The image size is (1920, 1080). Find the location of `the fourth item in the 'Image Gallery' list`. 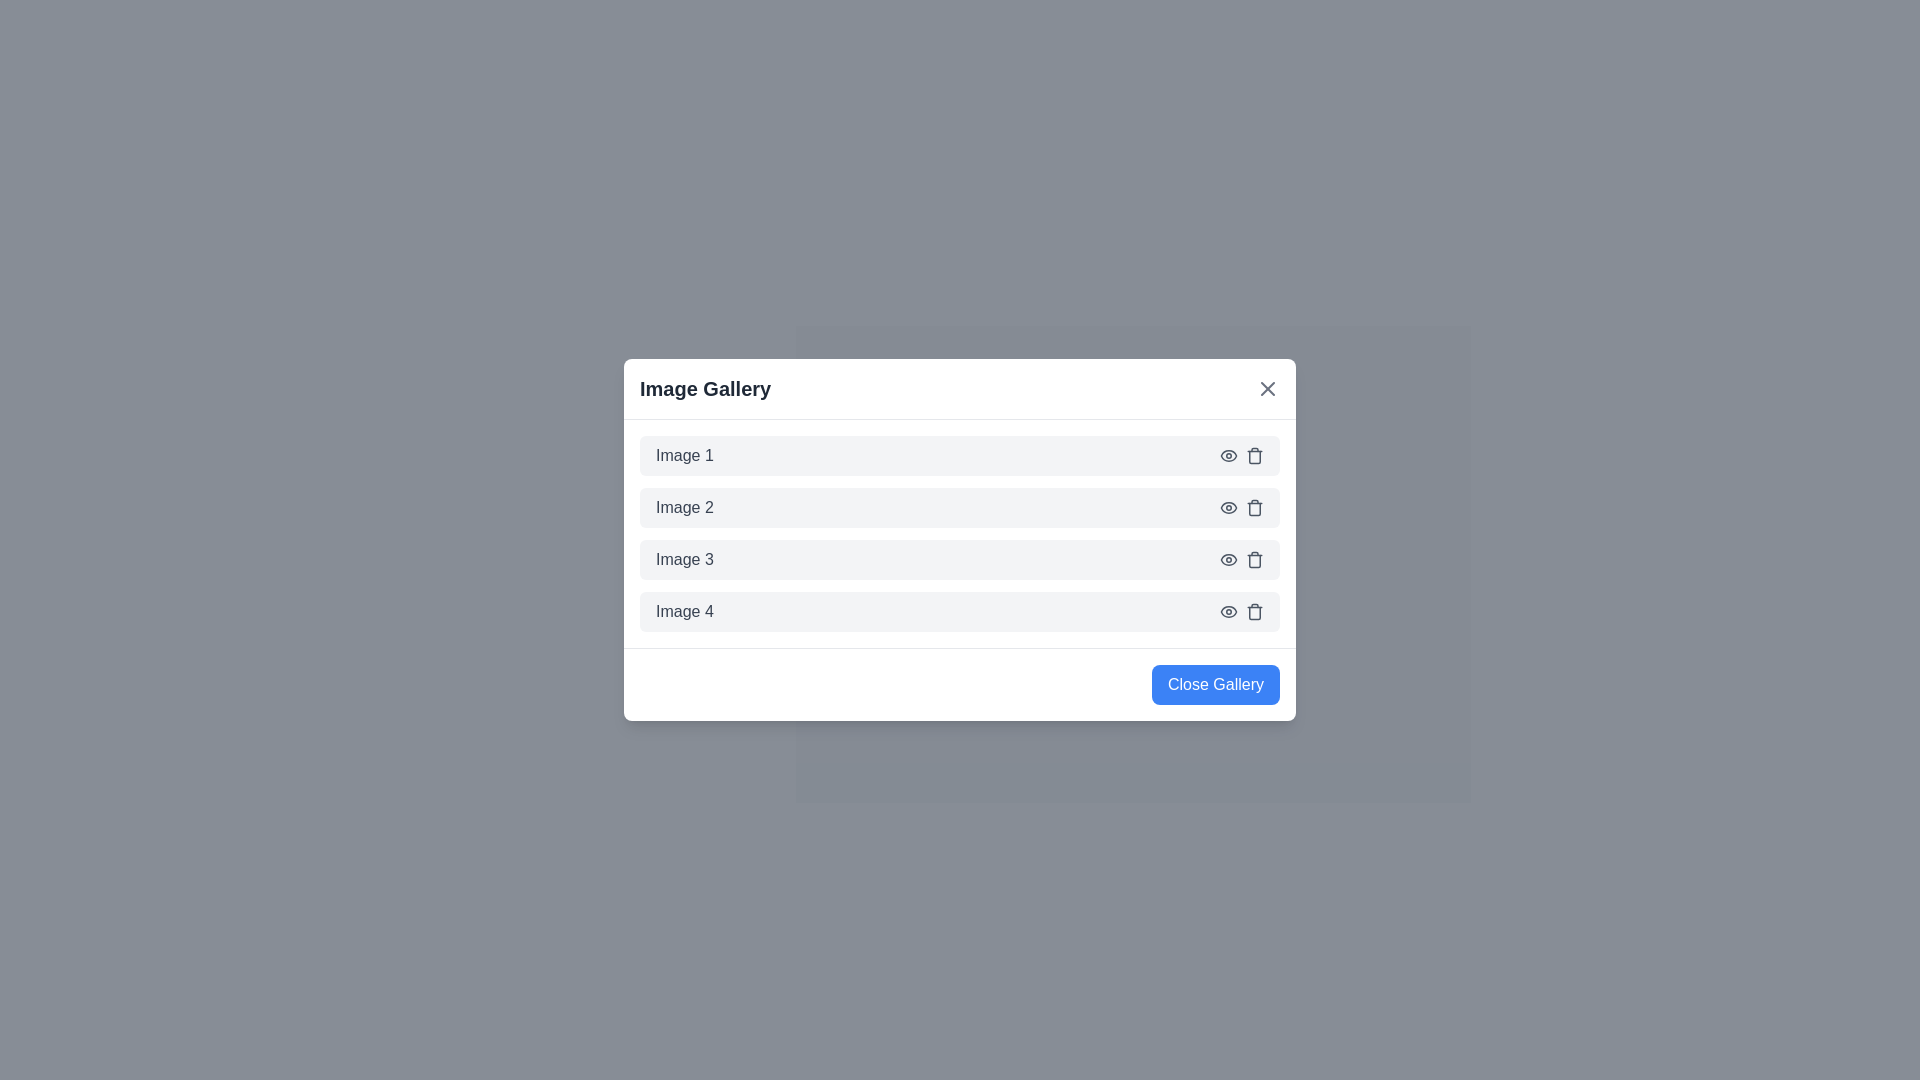

the fourth item in the 'Image Gallery' list is located at coordinates (960, 611).